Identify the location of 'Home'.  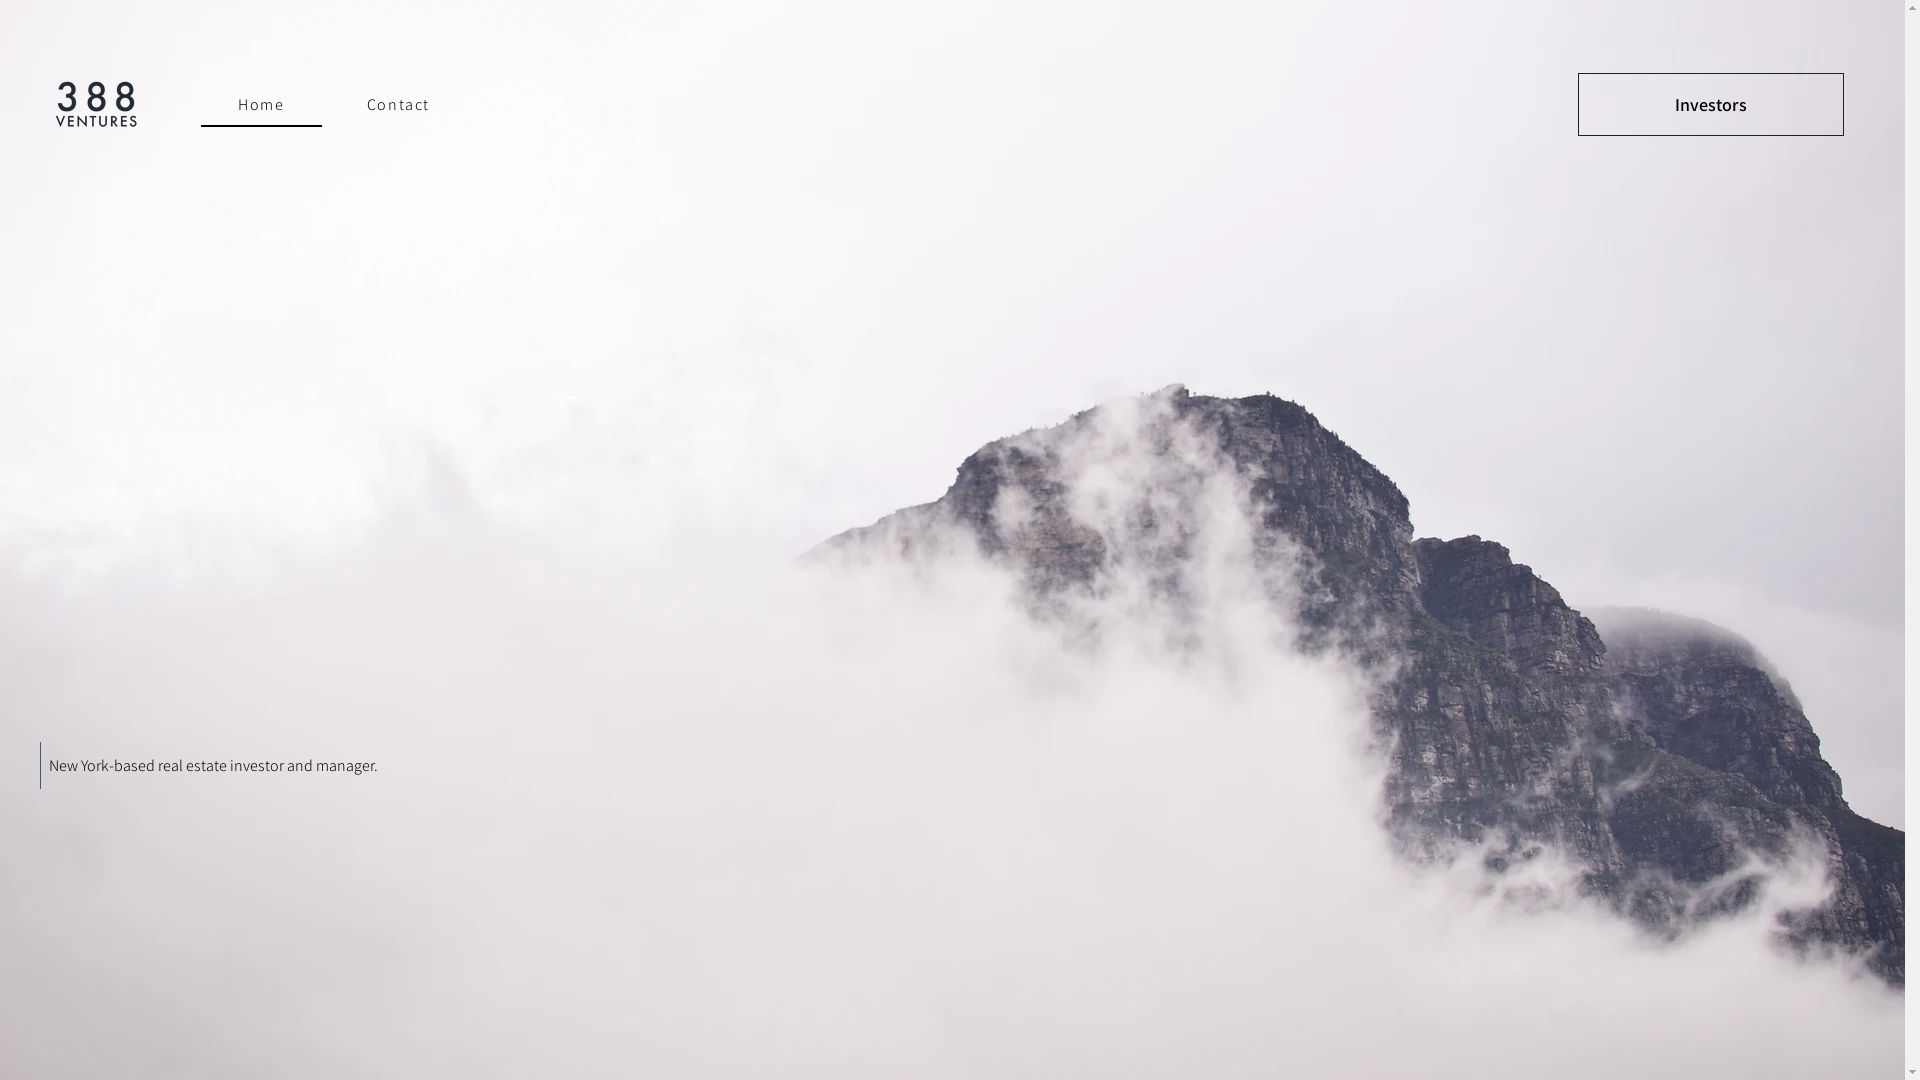
(260, 105).